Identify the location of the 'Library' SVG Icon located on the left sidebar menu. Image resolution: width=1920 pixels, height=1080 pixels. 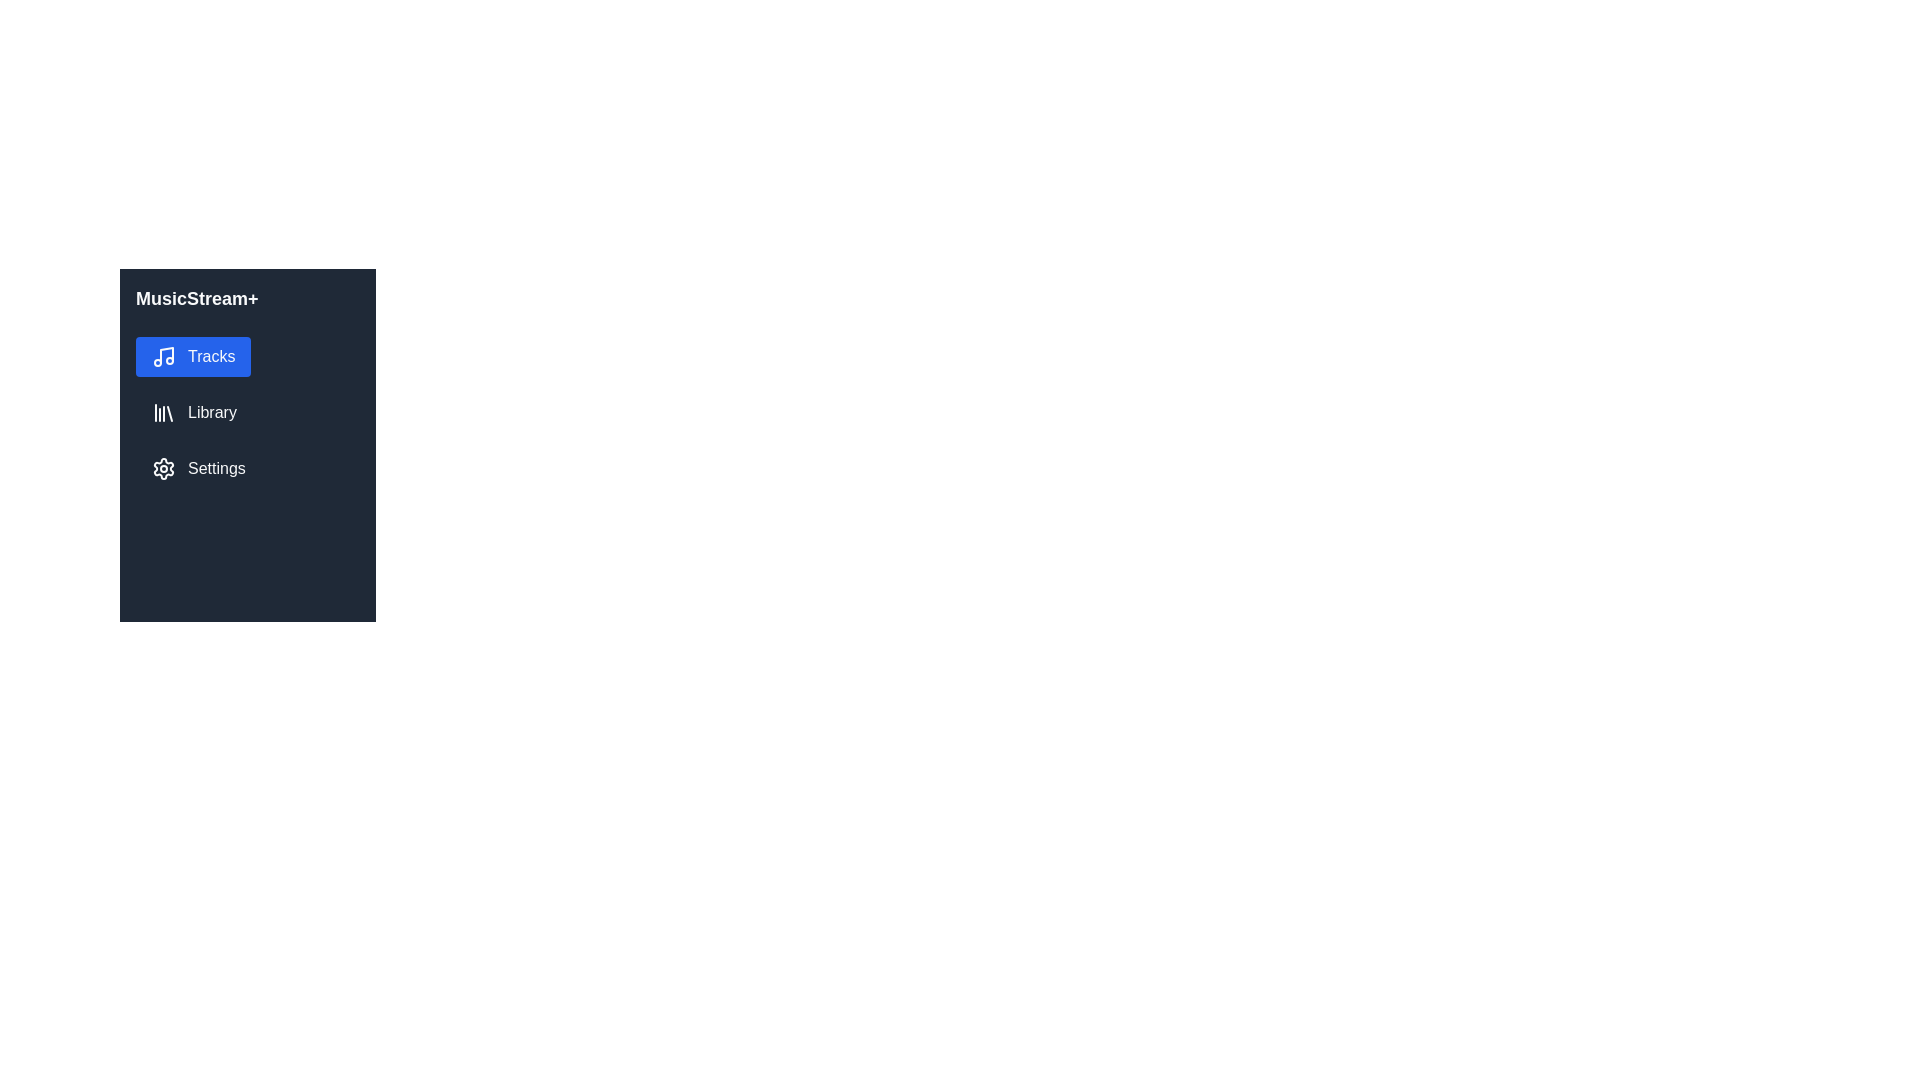
(163, 411).